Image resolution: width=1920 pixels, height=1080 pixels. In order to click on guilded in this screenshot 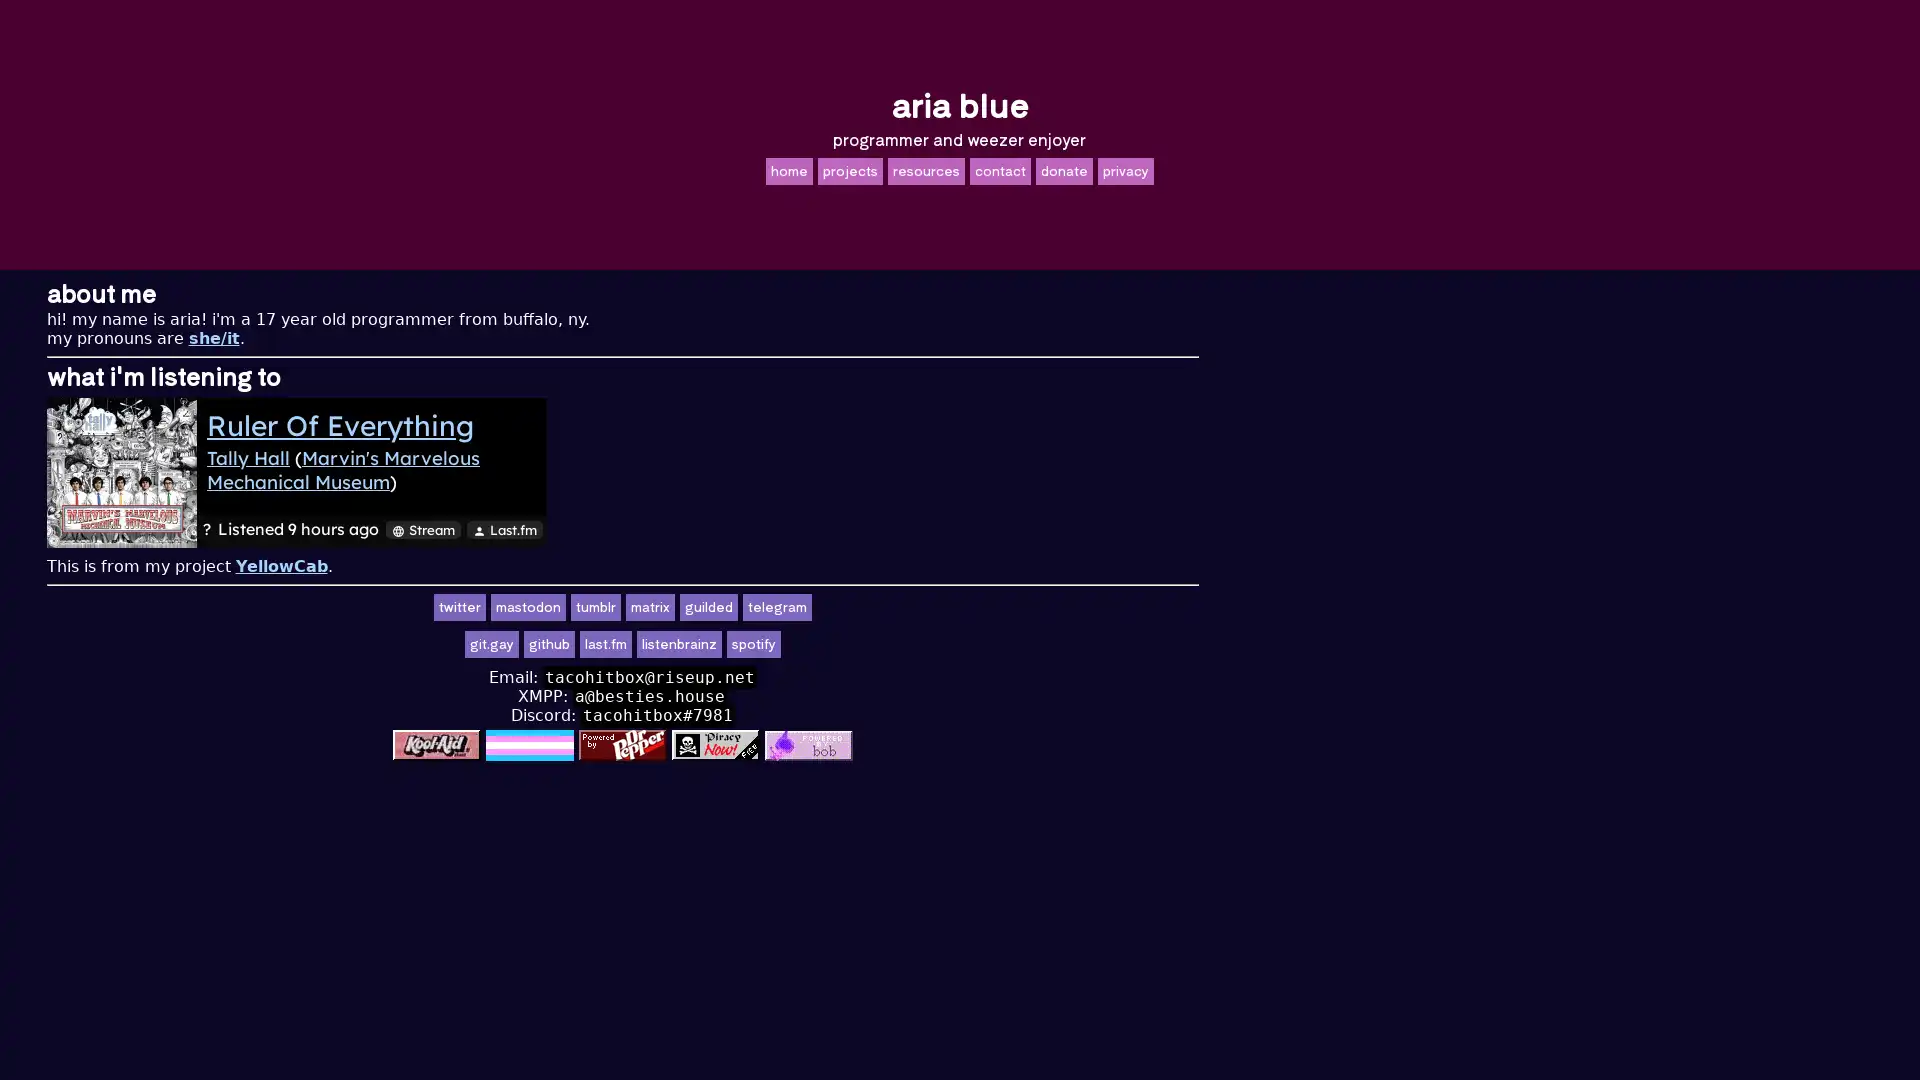, I will do `click(1045, 606)`.